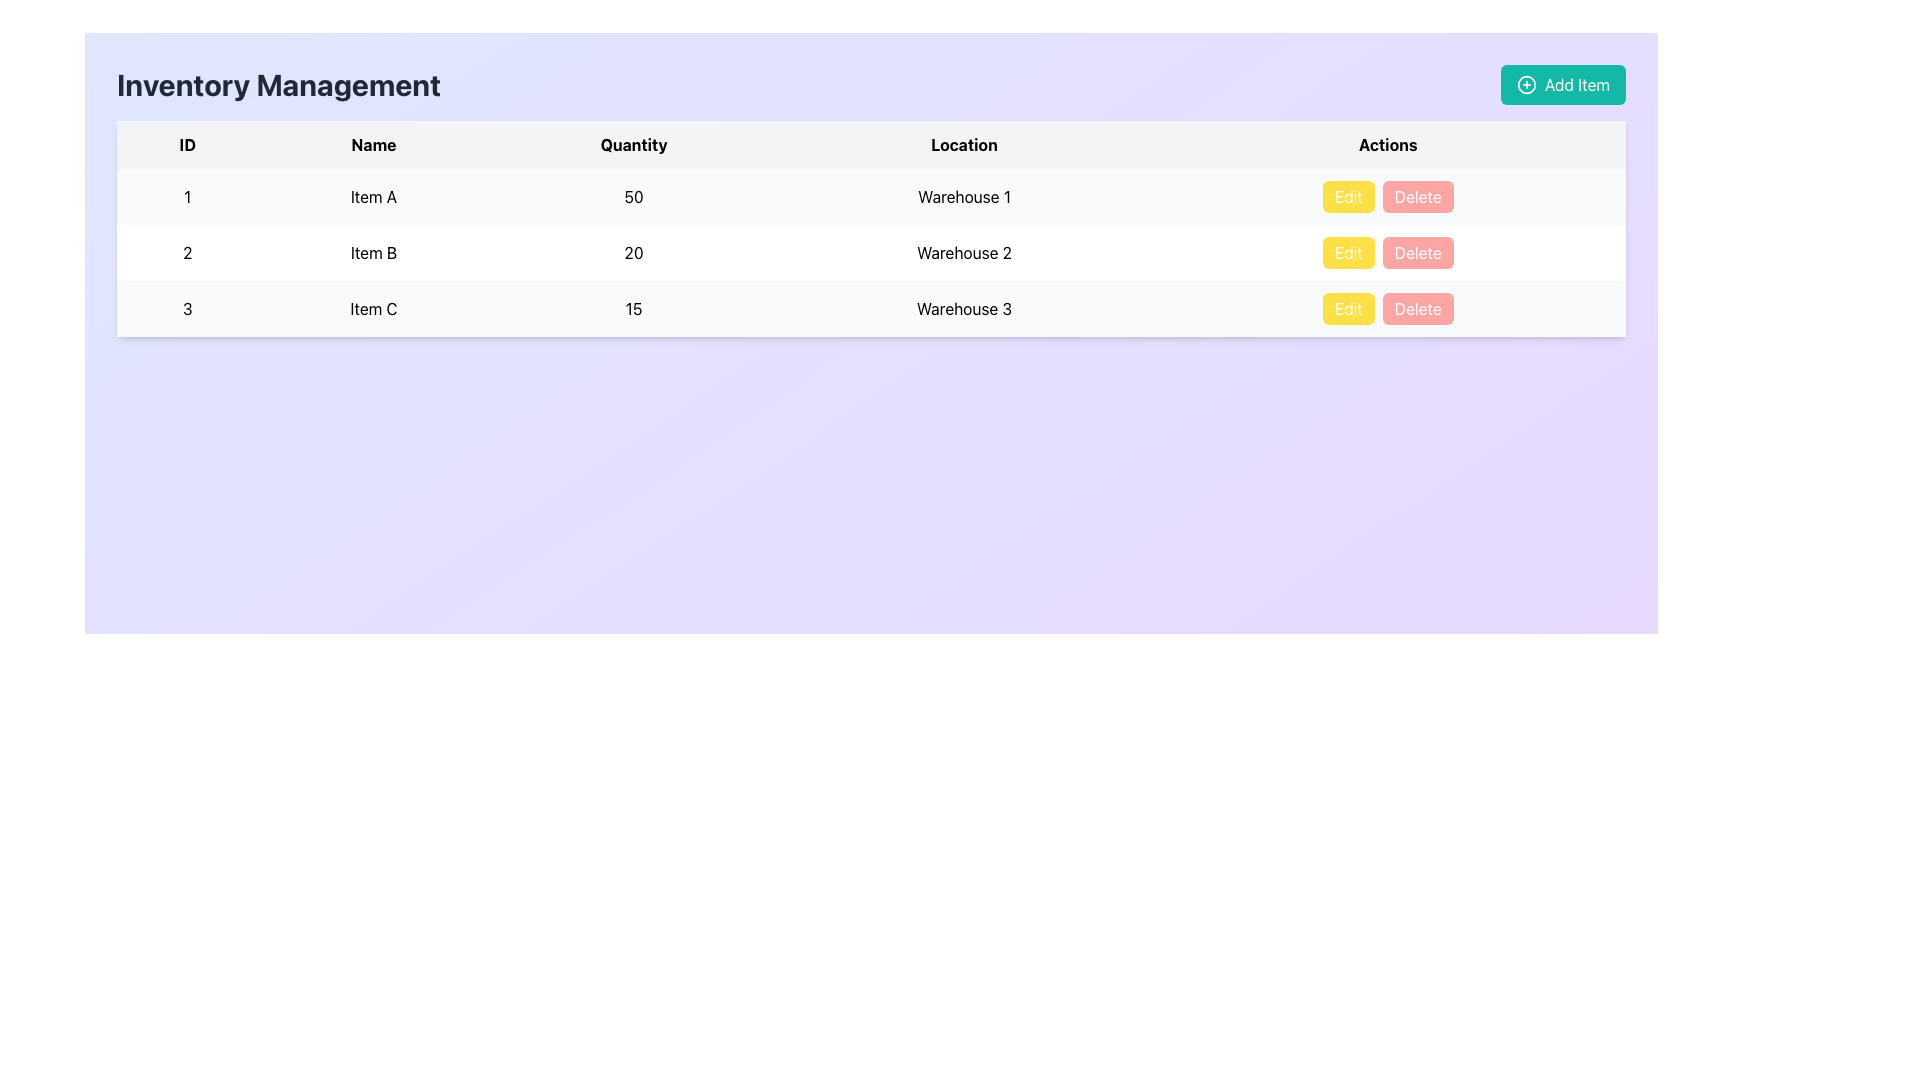 The height and width of the screenshot is (1080, 1920). Describe the element at coordinates (1417, 196) in the screenshot. I see `the delete button in the 'Actions' column of the top row within the data table to trigger the hover effect` at that location.